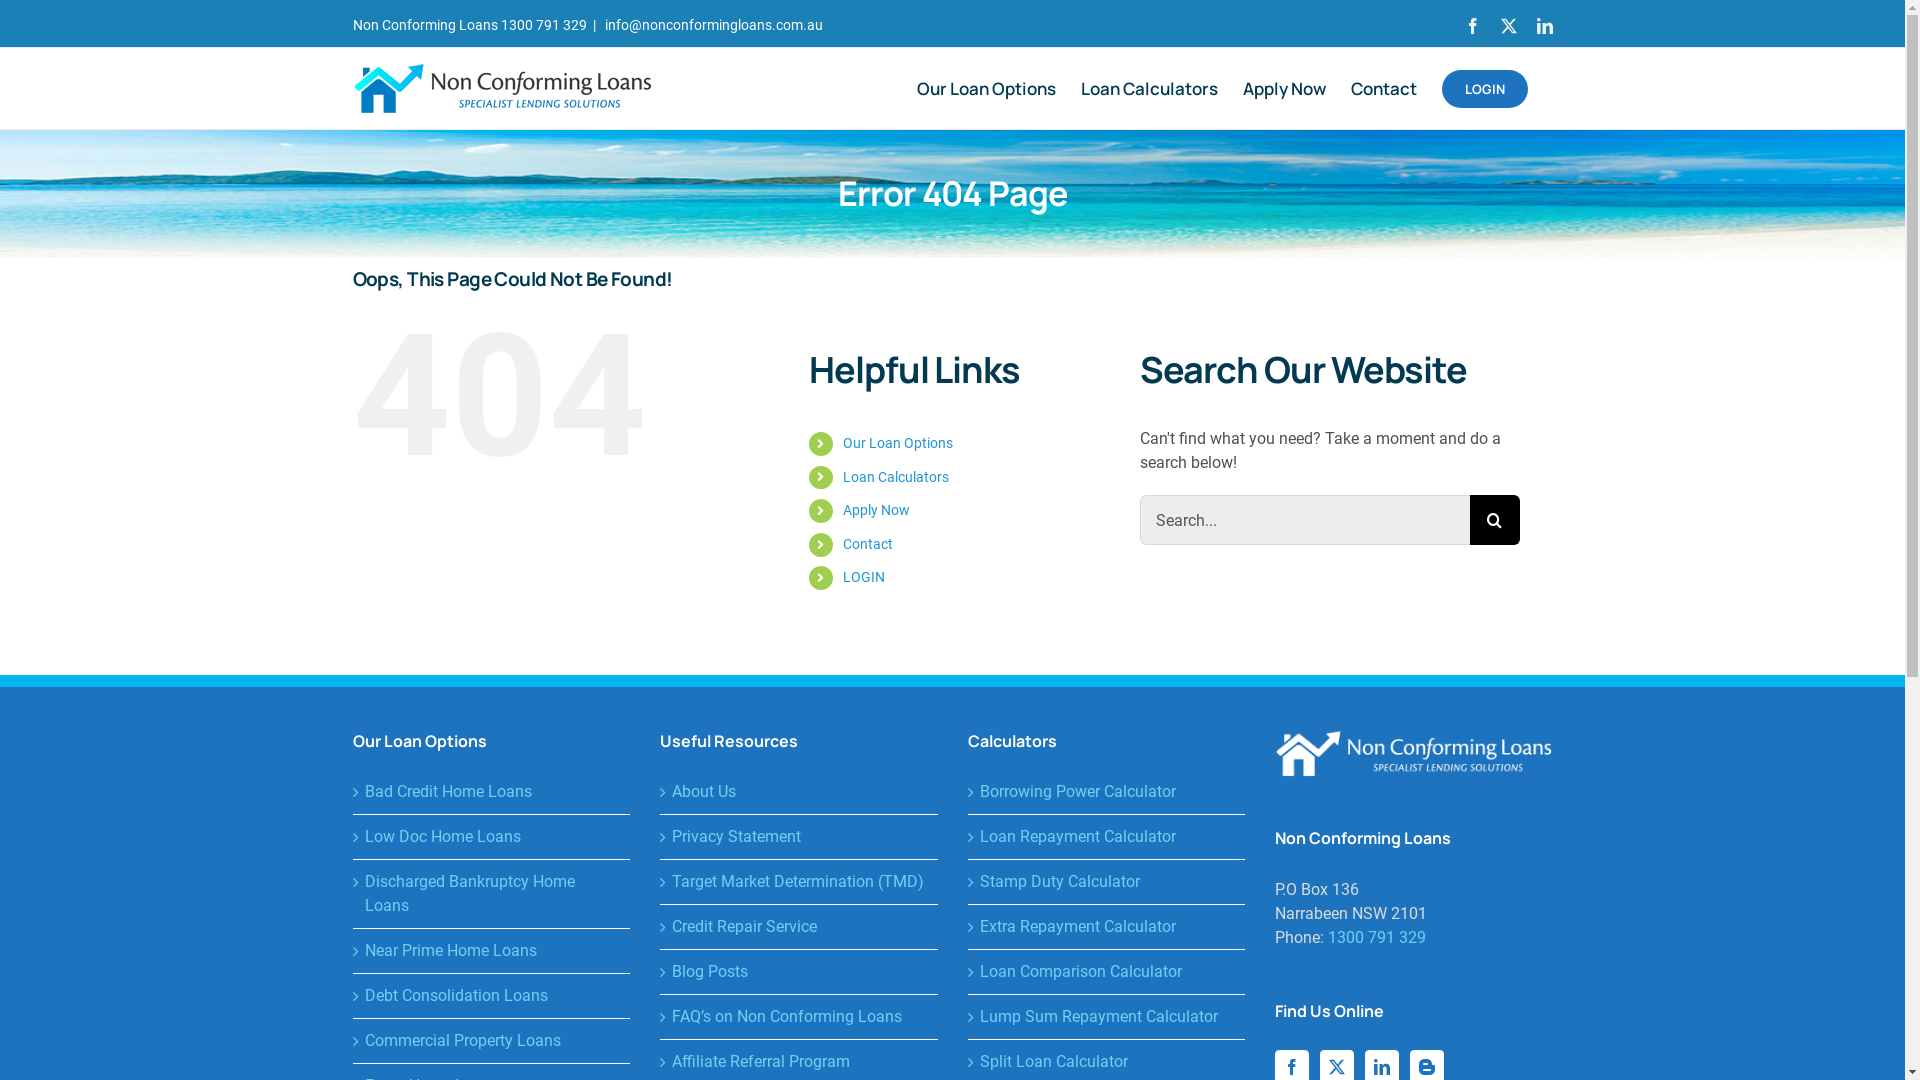 This screenshot has width=1920, height=1080. I want to click on 'Privacy Statement', so click(800, 837).